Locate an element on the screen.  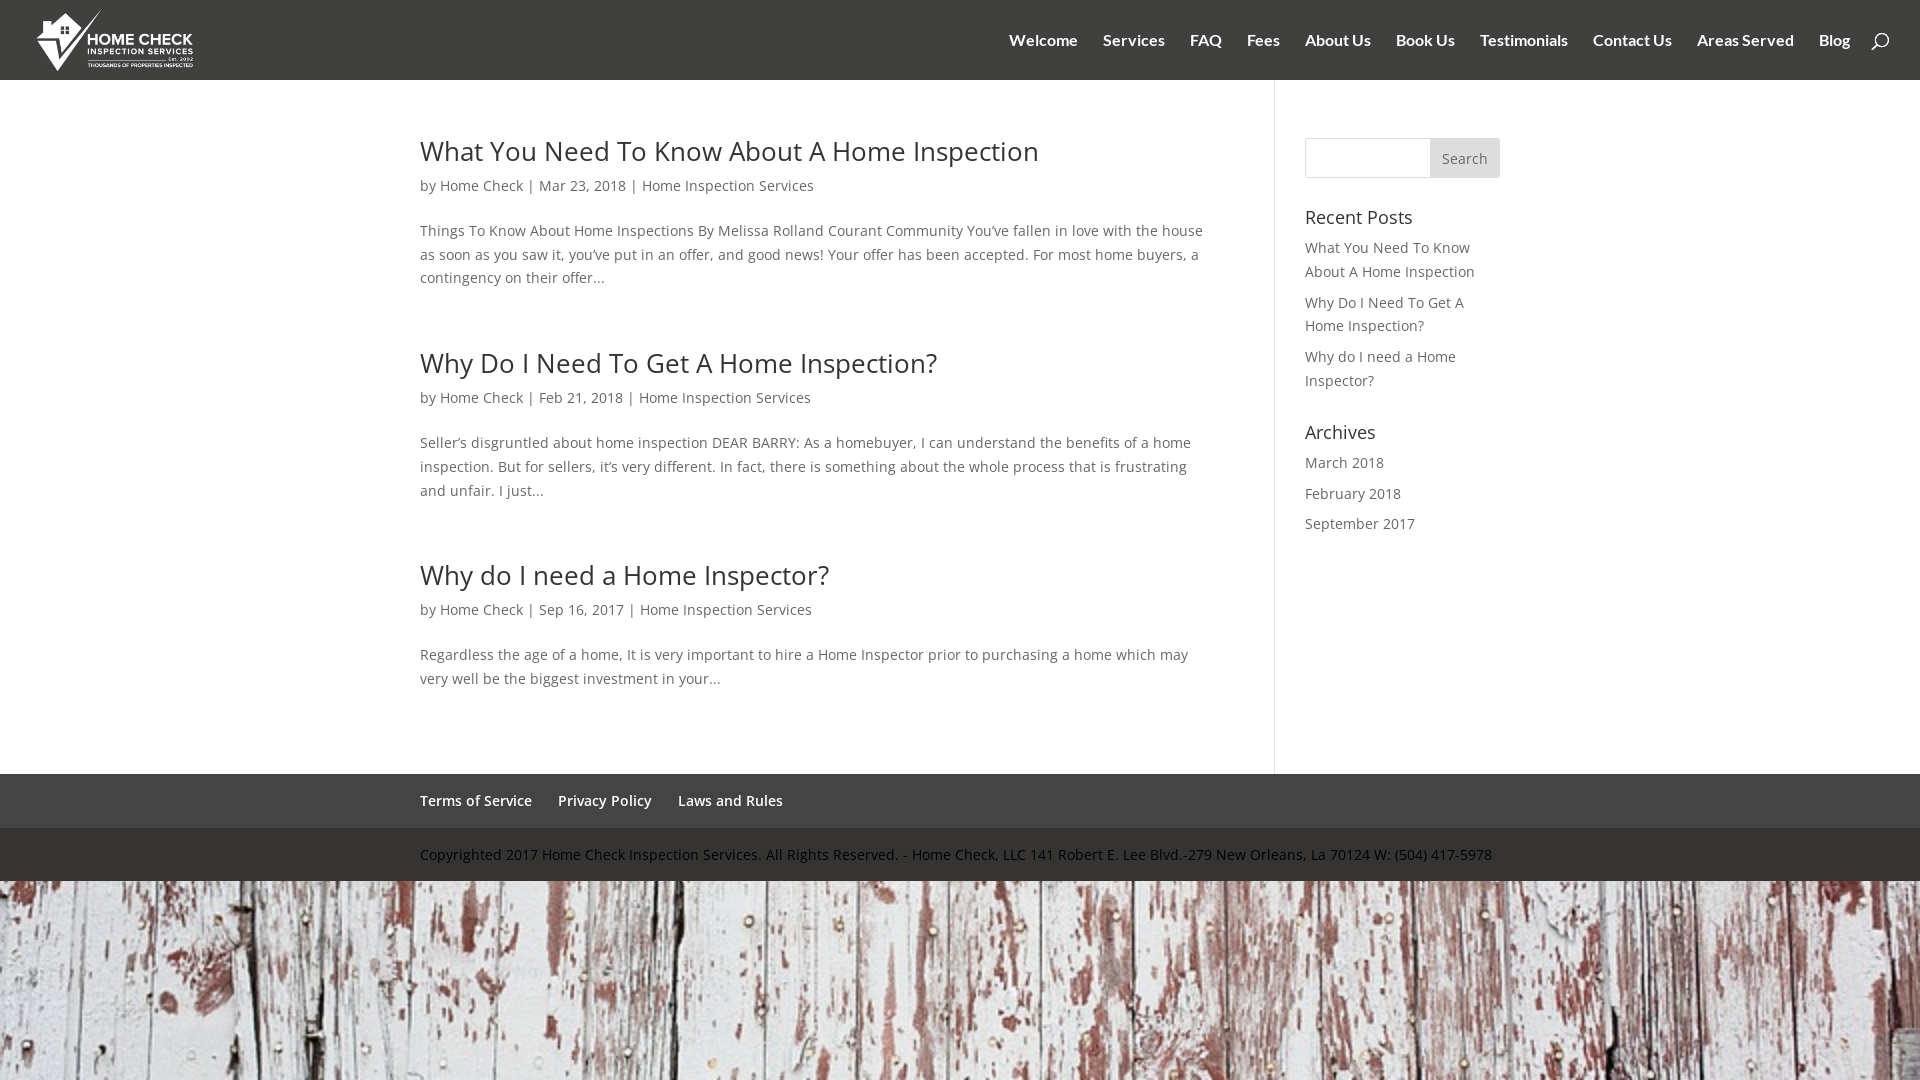
'February 2018' is located at coordinates (1305, 493).